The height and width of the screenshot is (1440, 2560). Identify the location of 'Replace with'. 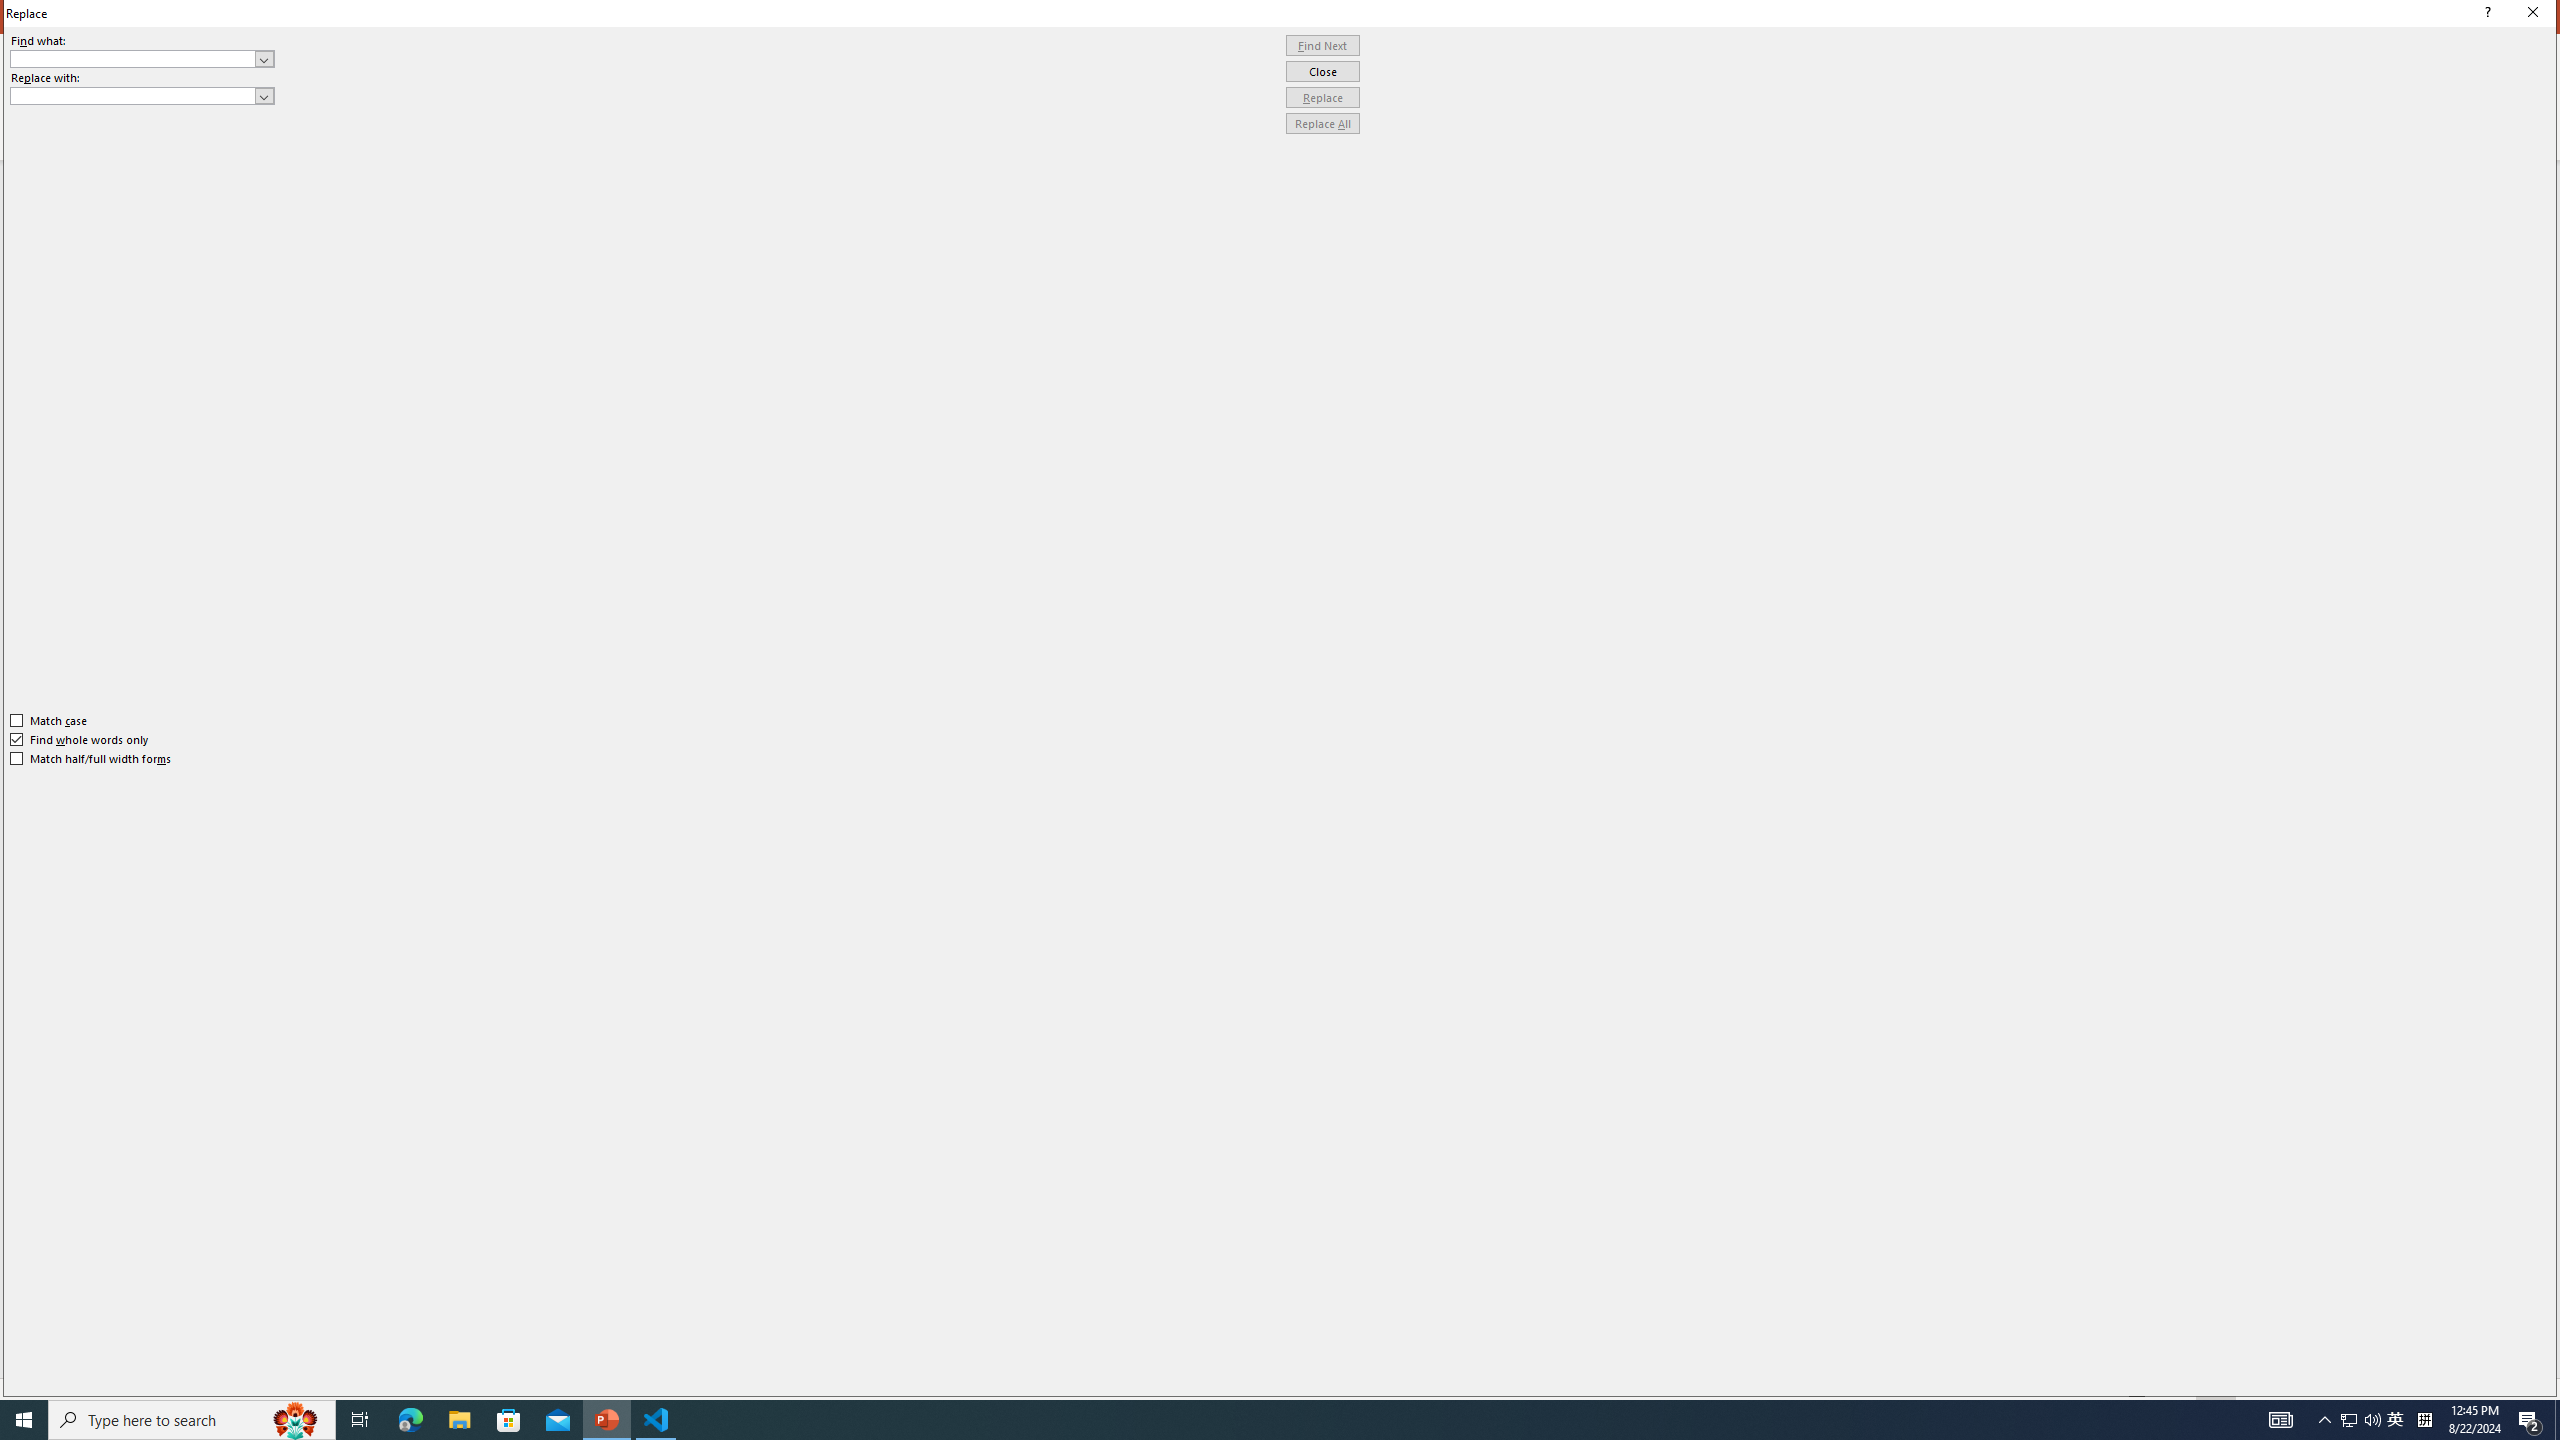
(133, 95).